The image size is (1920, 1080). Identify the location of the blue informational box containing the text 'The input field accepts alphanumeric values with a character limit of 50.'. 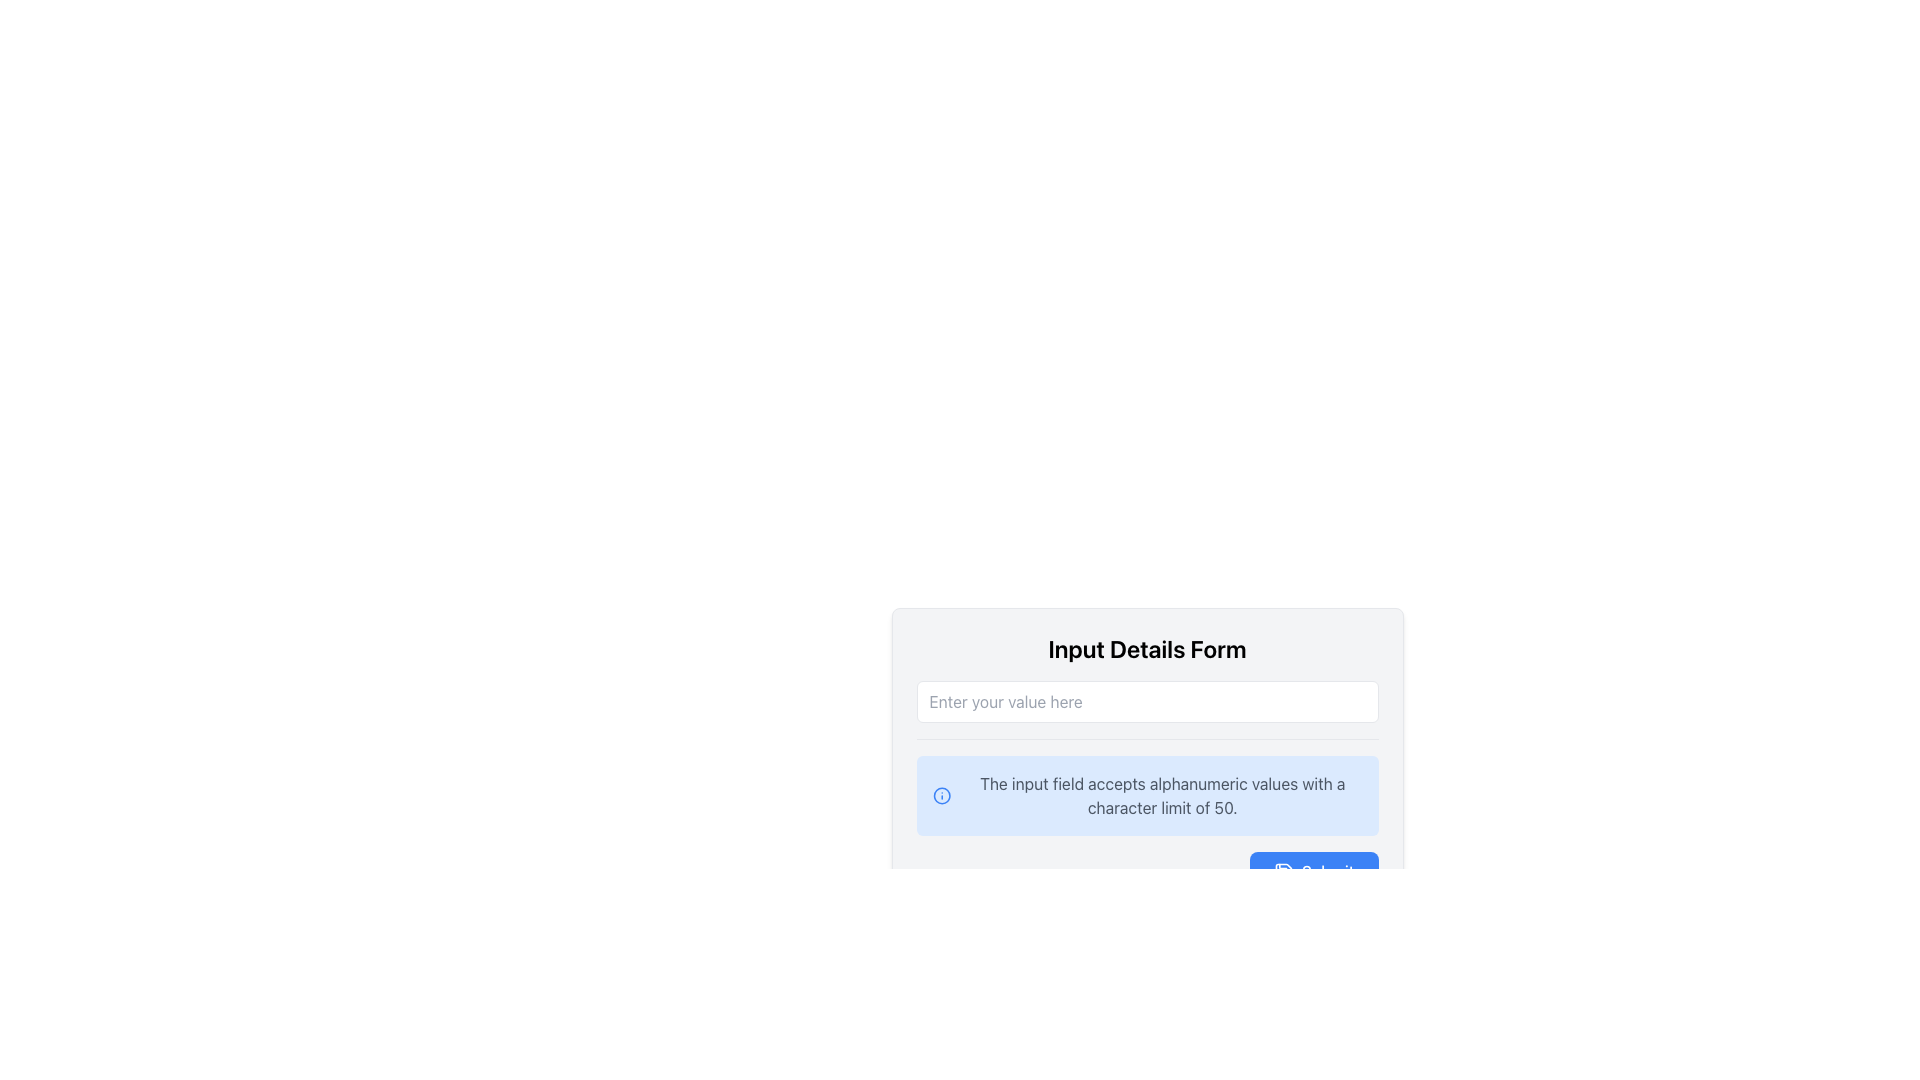
(1147, 785).